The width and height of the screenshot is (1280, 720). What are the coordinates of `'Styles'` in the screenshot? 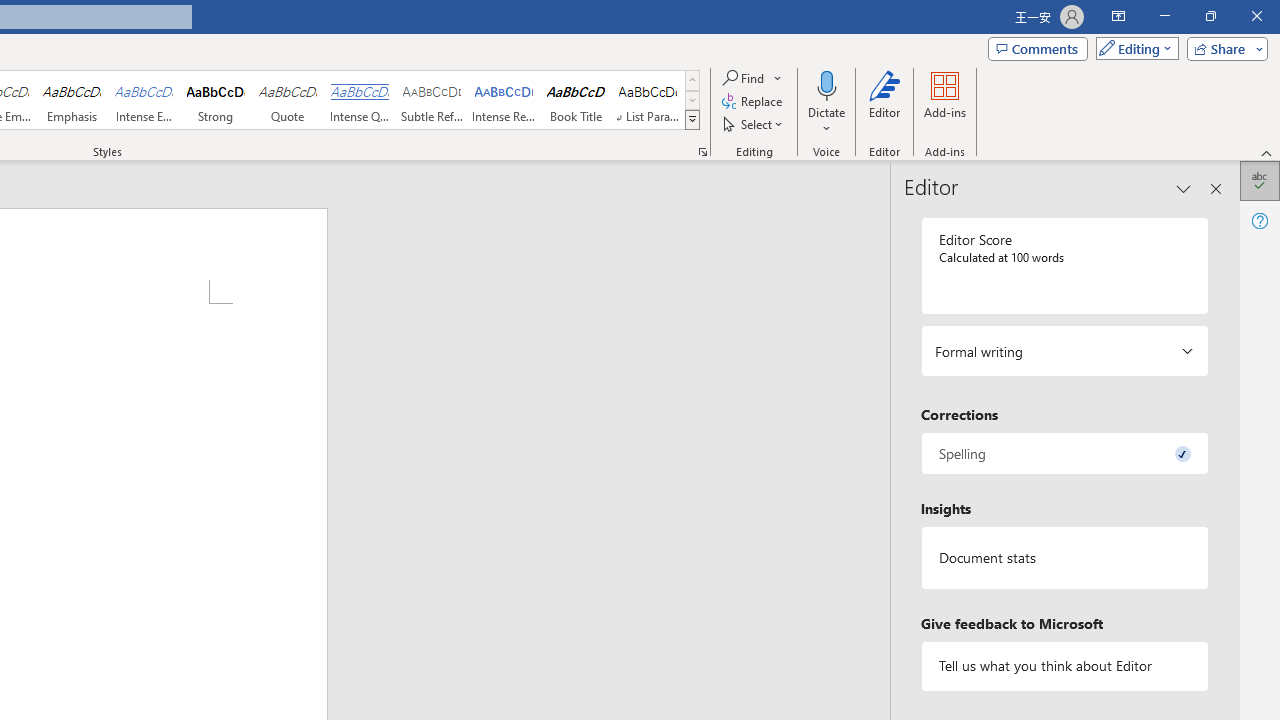 It's located at (692, 120).